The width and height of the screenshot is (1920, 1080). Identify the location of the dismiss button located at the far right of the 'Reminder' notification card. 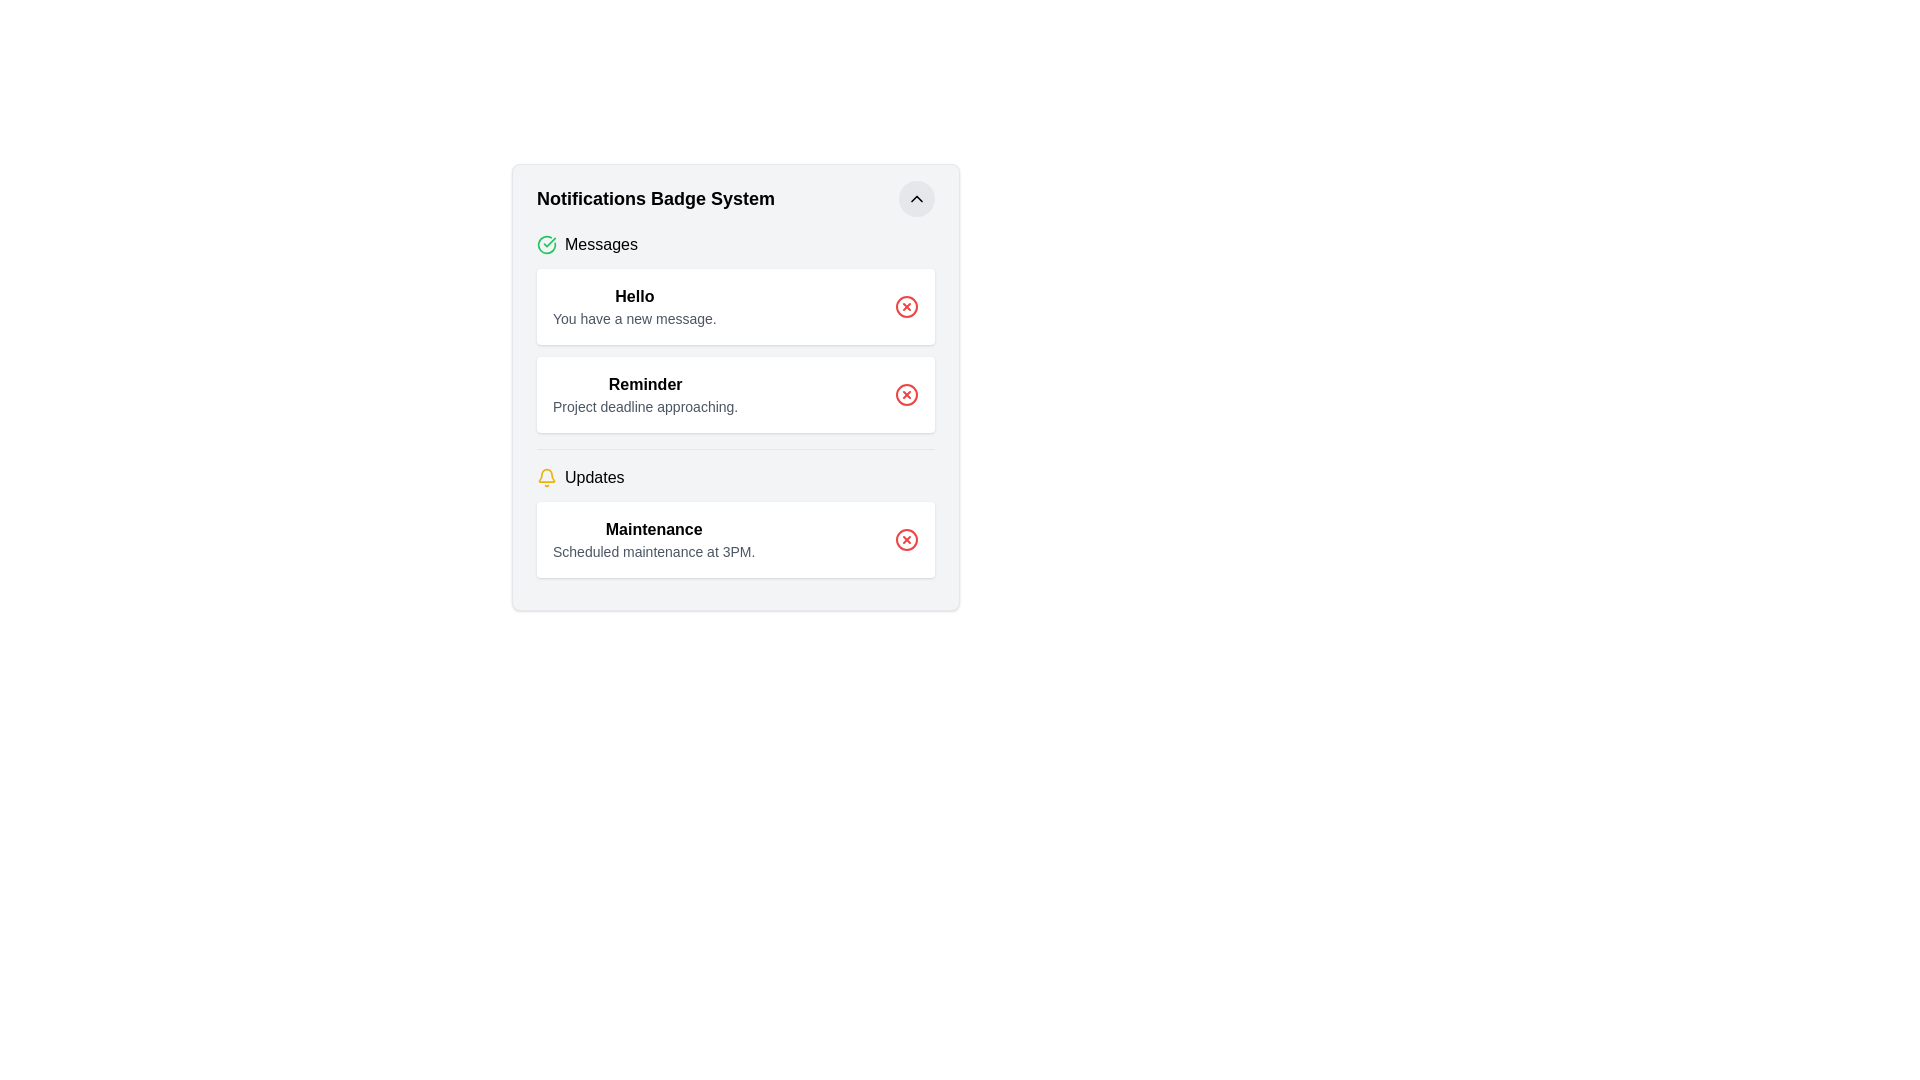
(906, 394).